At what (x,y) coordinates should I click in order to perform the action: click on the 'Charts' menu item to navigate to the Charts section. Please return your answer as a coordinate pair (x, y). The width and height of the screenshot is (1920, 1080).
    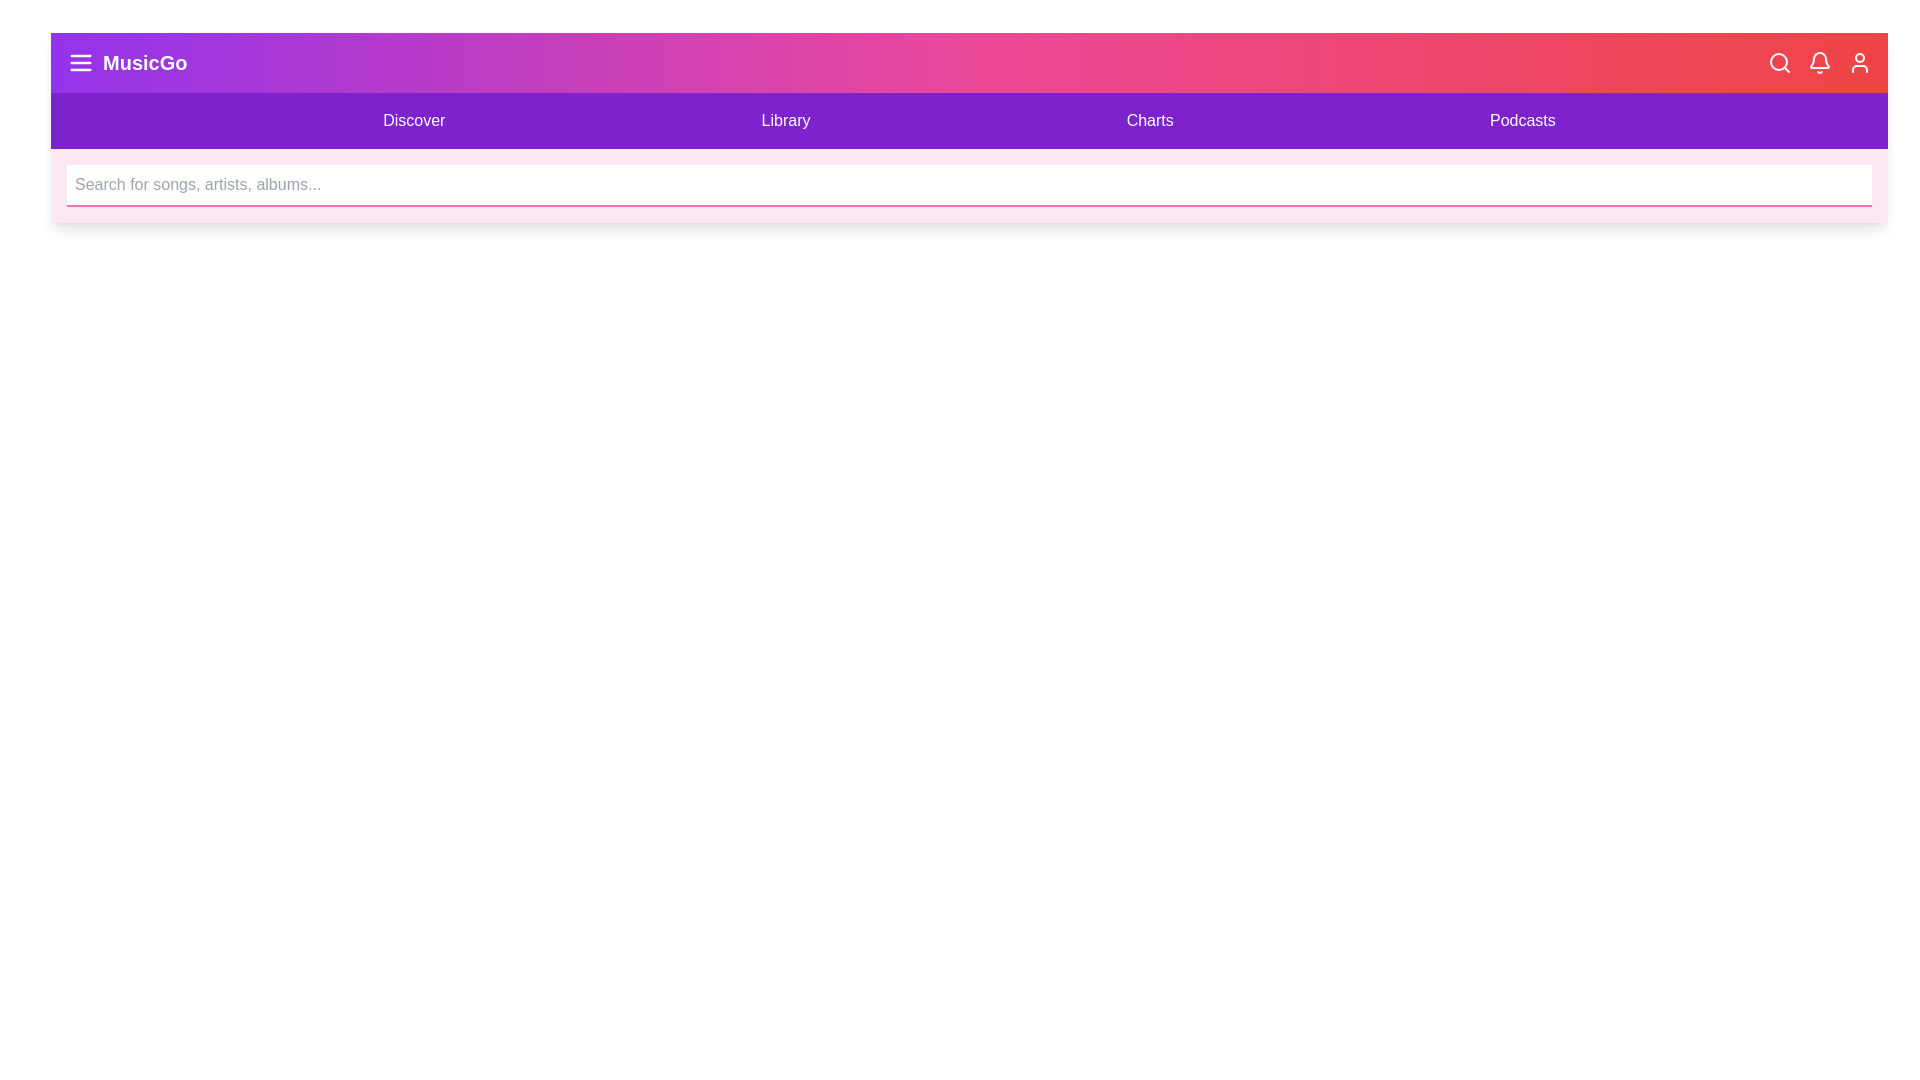
    Looking at the image, I should click on (1150, 120).